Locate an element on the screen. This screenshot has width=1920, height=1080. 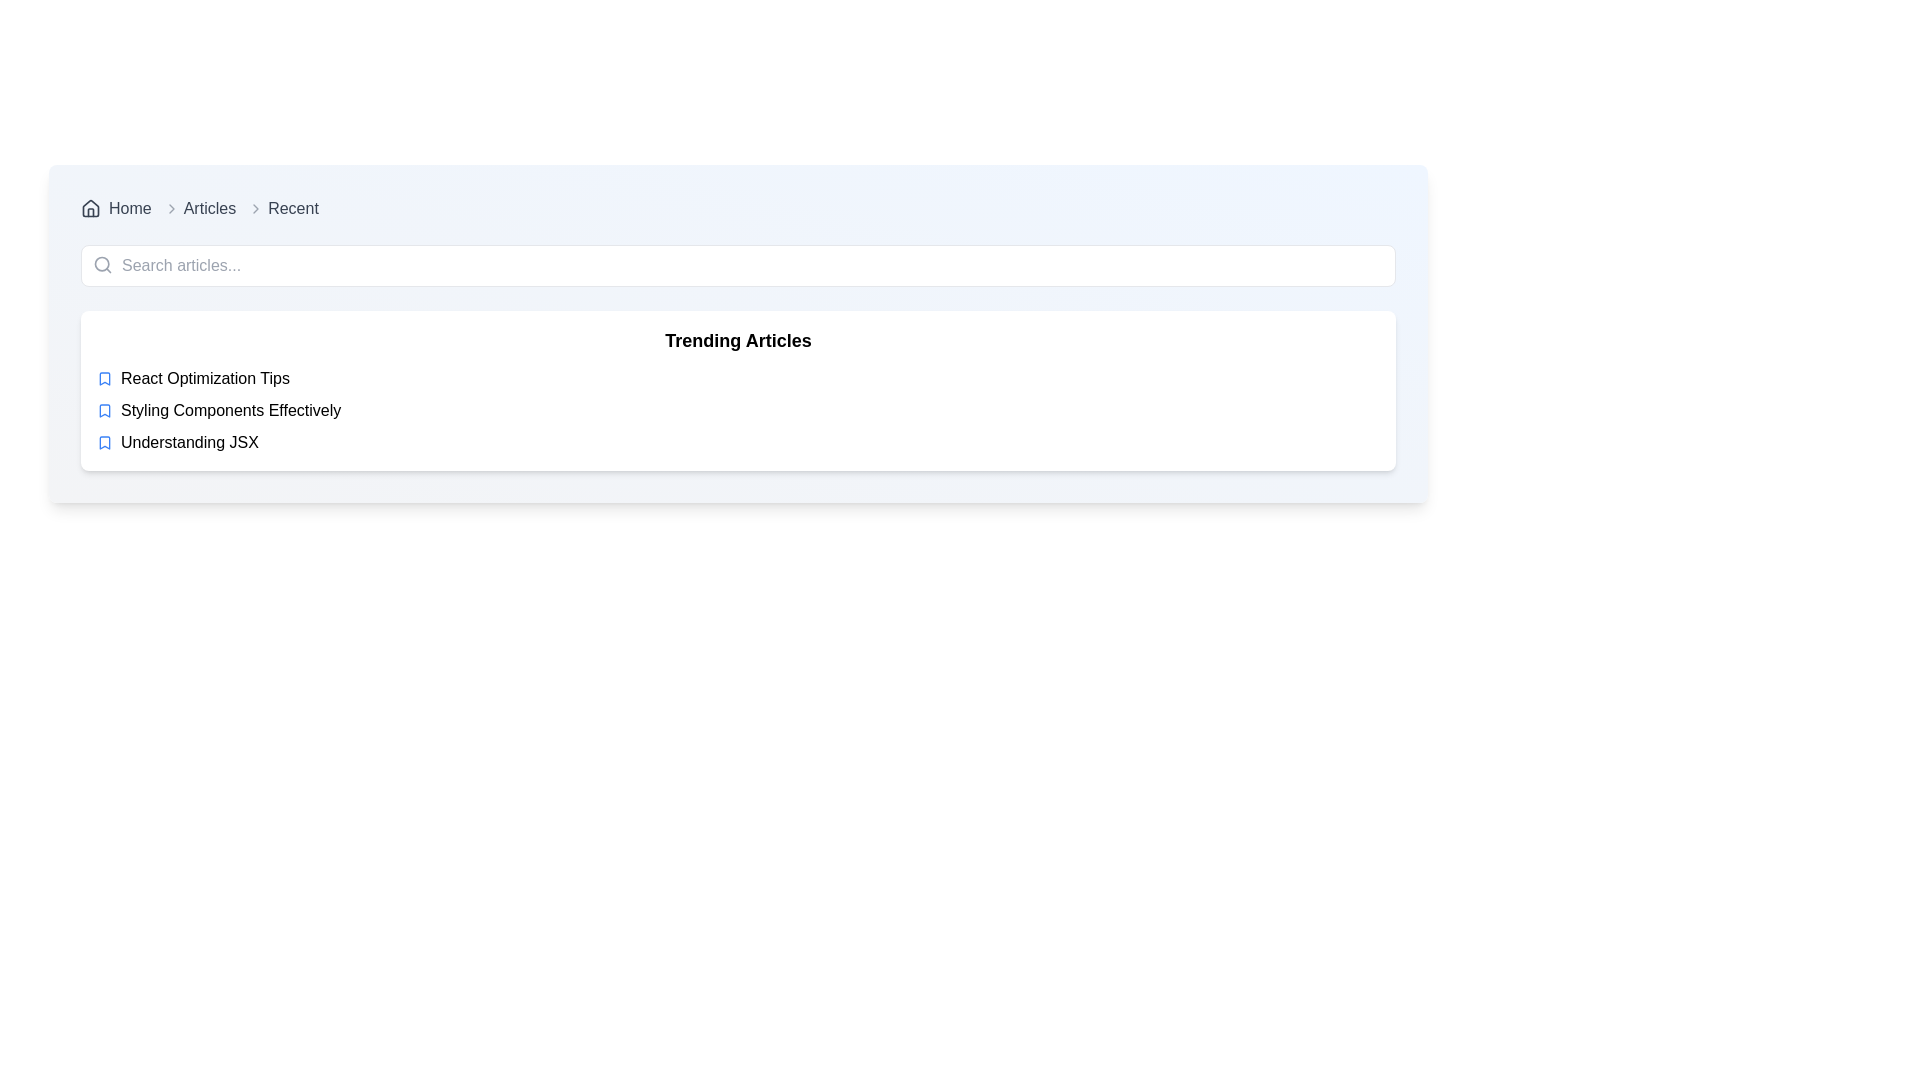
the clickable text link in the breadcrumb navigation that navigates to the homepage is located at coordinates (129, 208).